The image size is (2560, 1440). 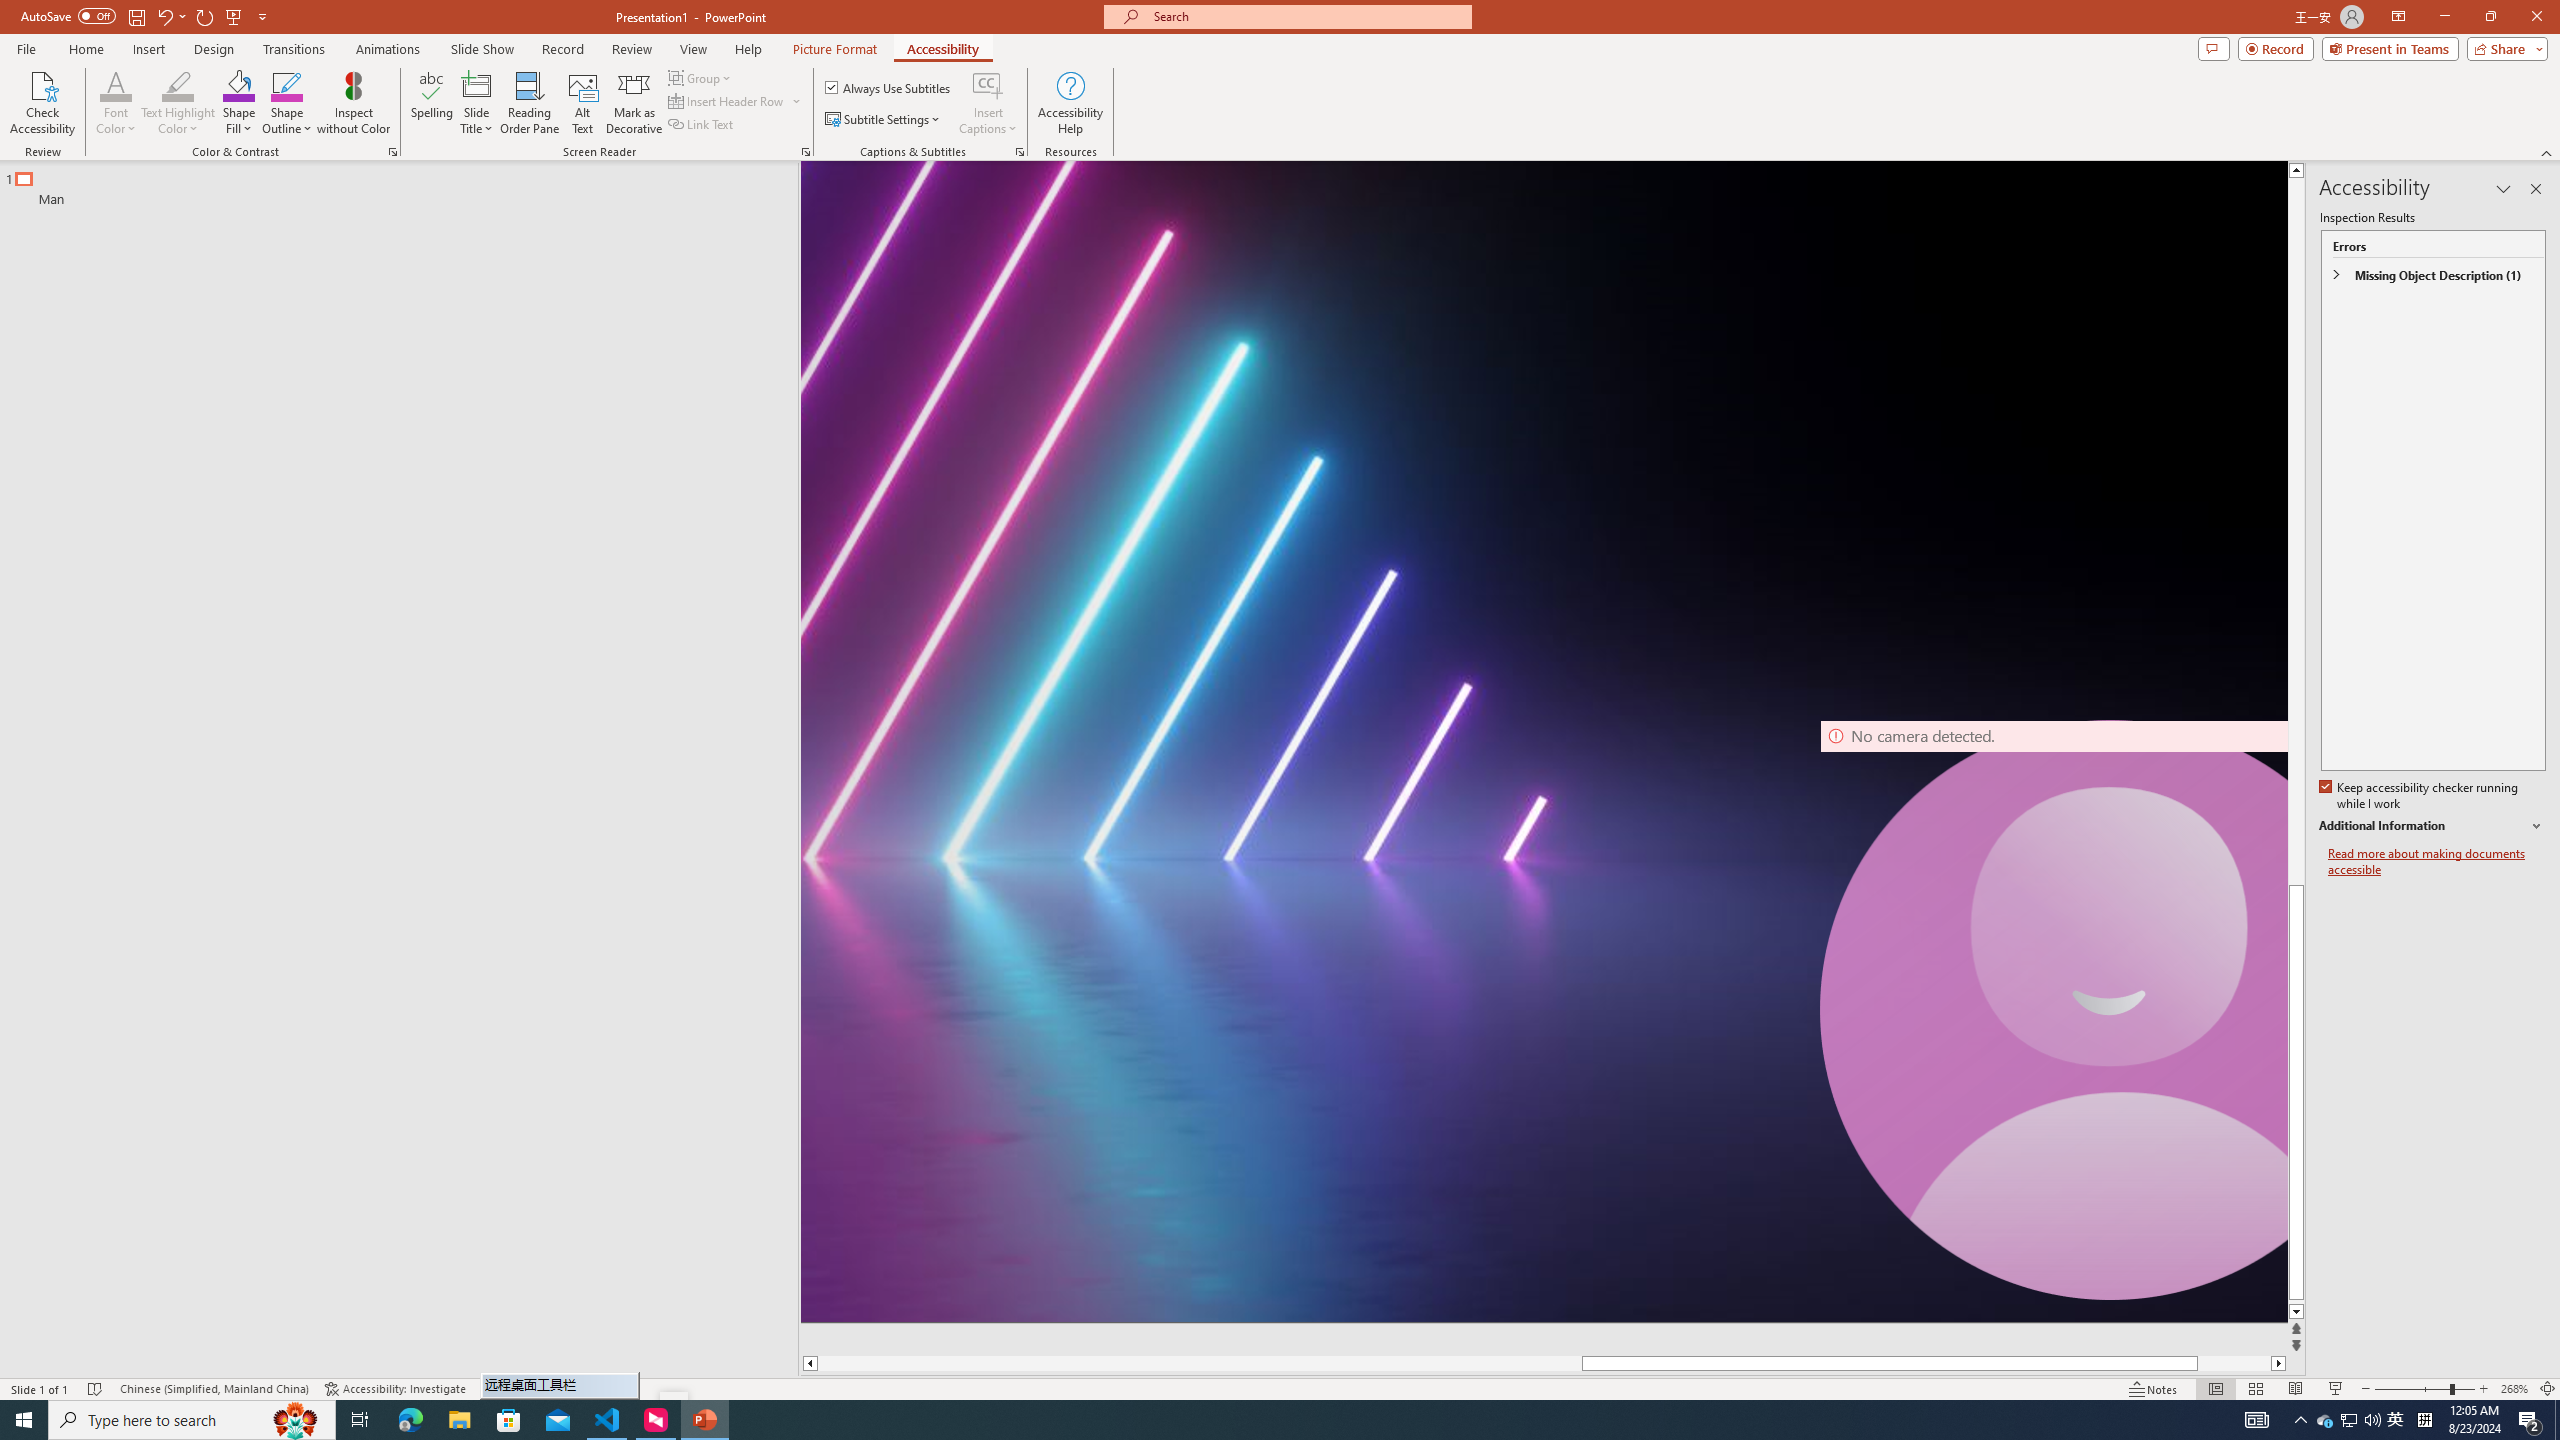 What do you see at coordinates (701, 122) in the screenshot?
I see `'Link Text'` at bounding box center [701, 122].